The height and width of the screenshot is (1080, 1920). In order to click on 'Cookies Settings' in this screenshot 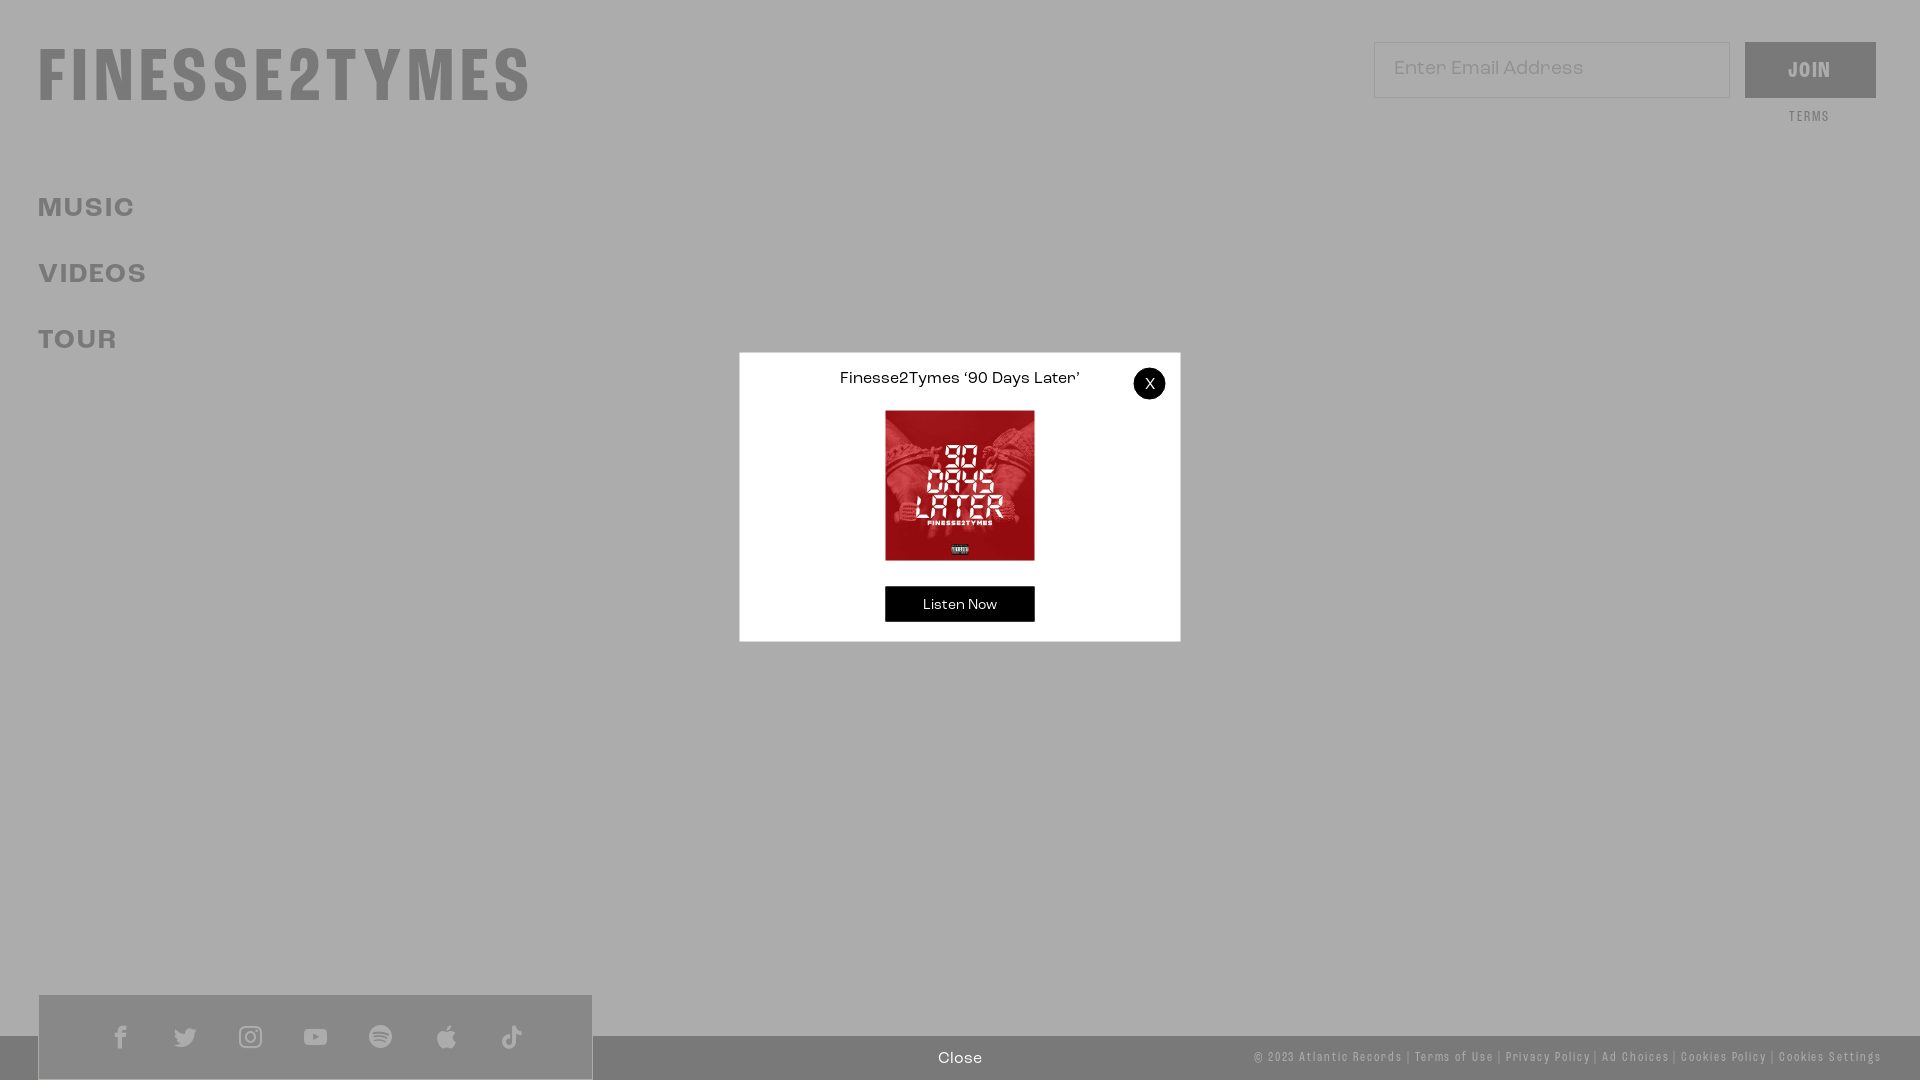, I will do `click(1830, 1056)`.